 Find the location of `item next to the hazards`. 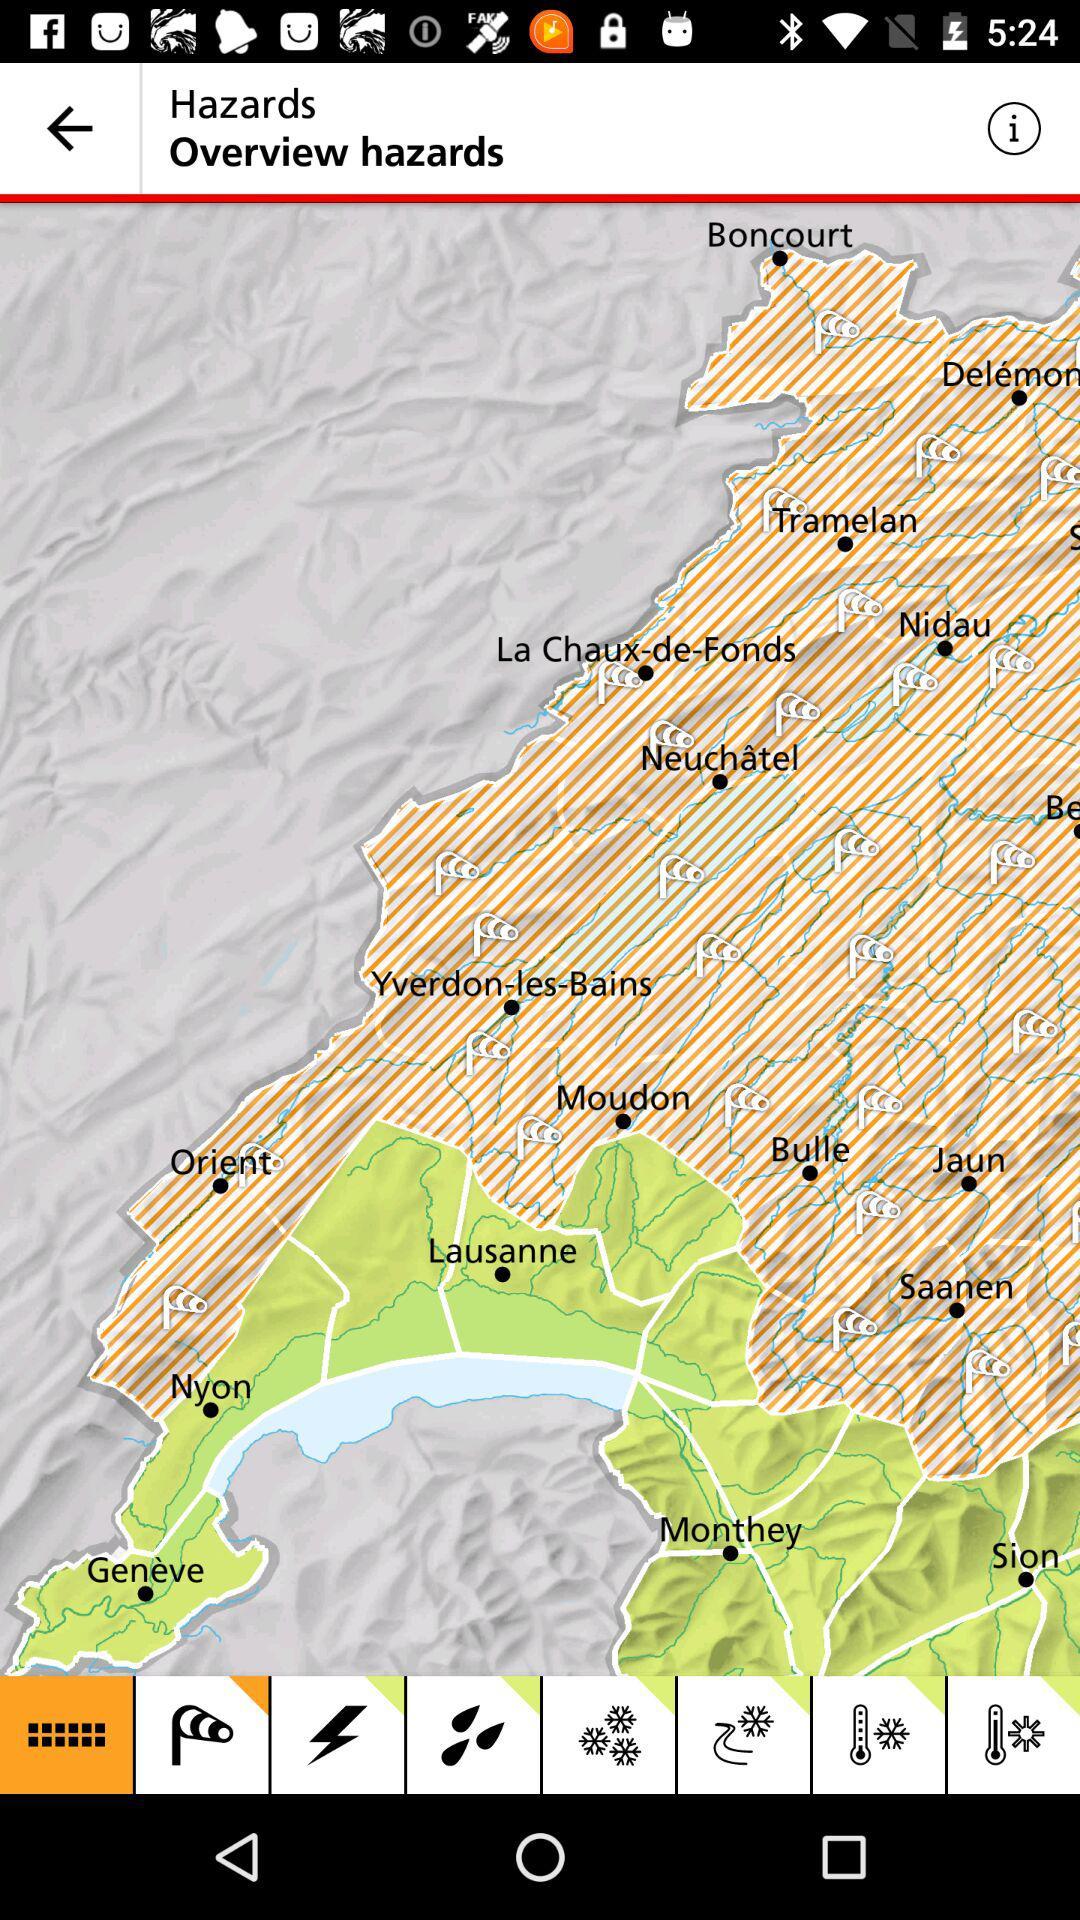

item next to the hazards is located at coordinates (1014, 127).